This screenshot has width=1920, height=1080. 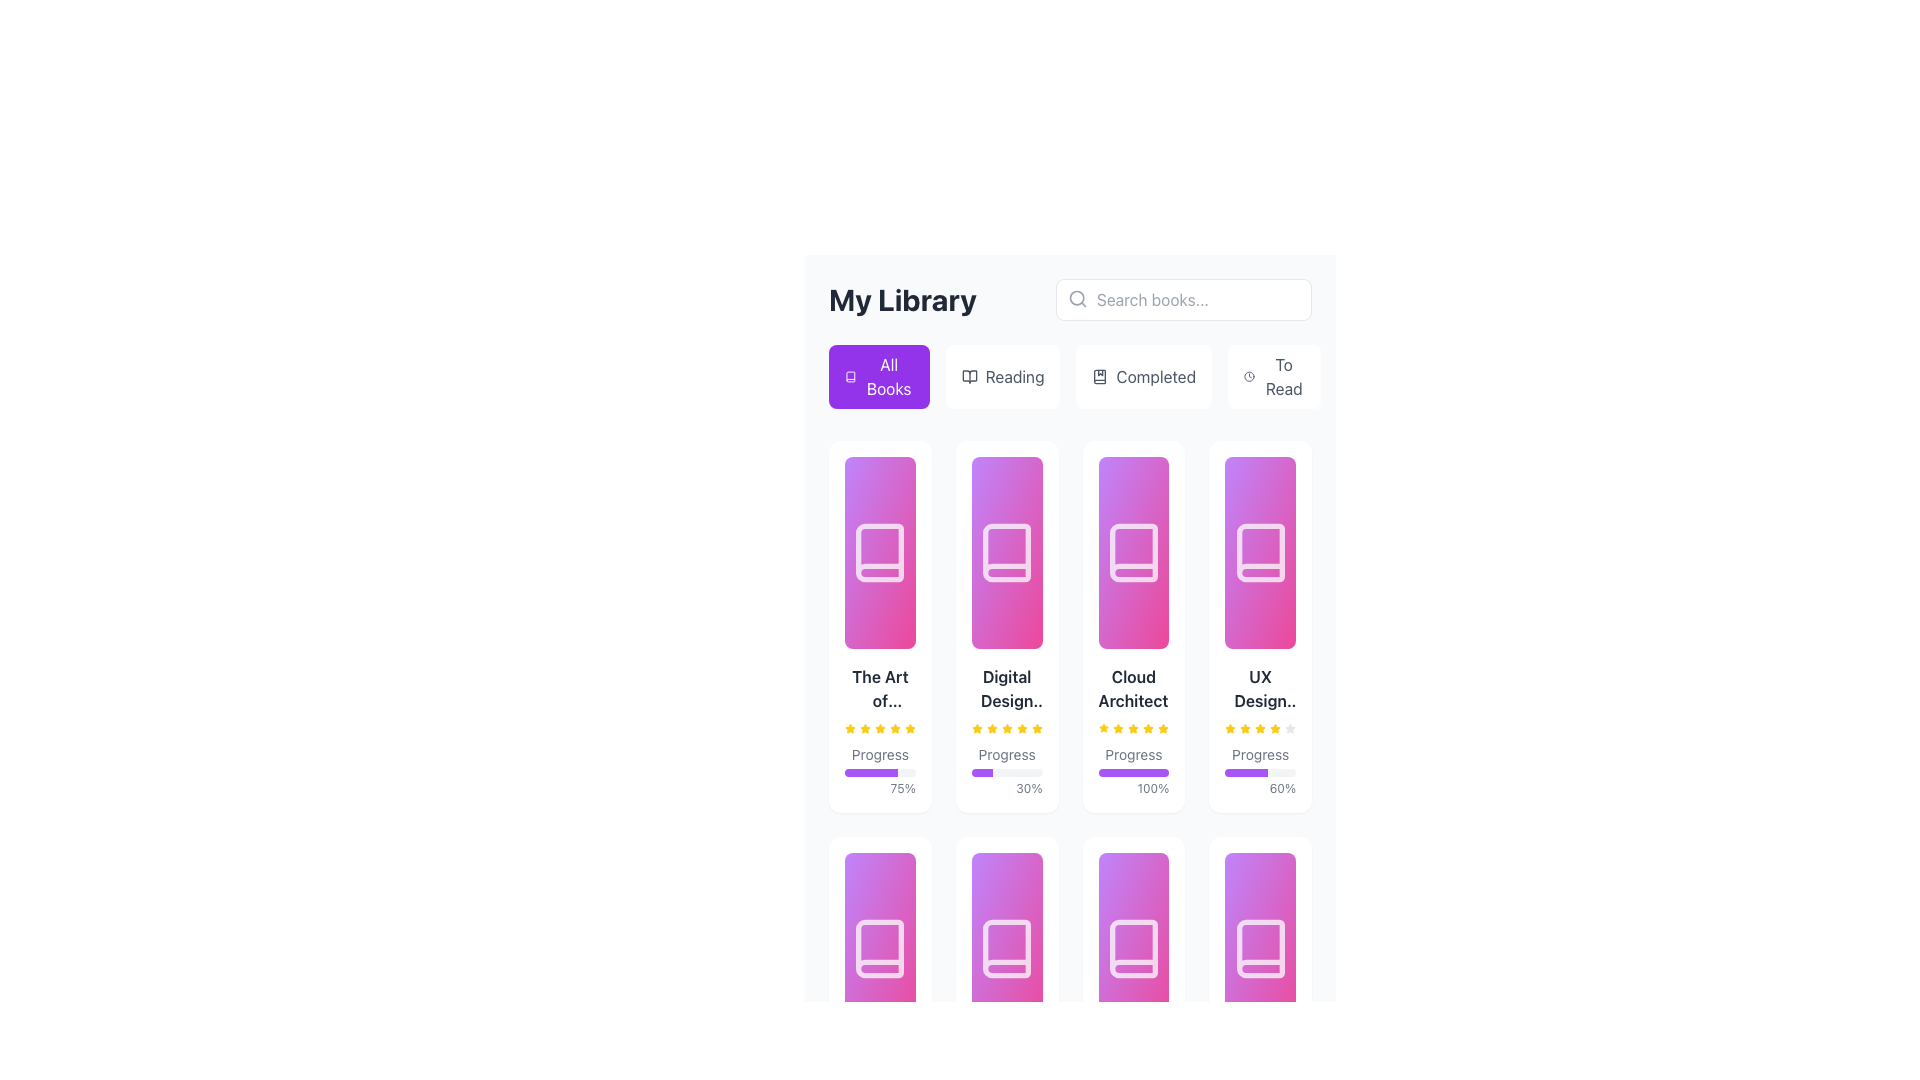 I want to click on the active yellow star icon in the rating component for the 'UX Design' book card, so click(x=1229, y=728).